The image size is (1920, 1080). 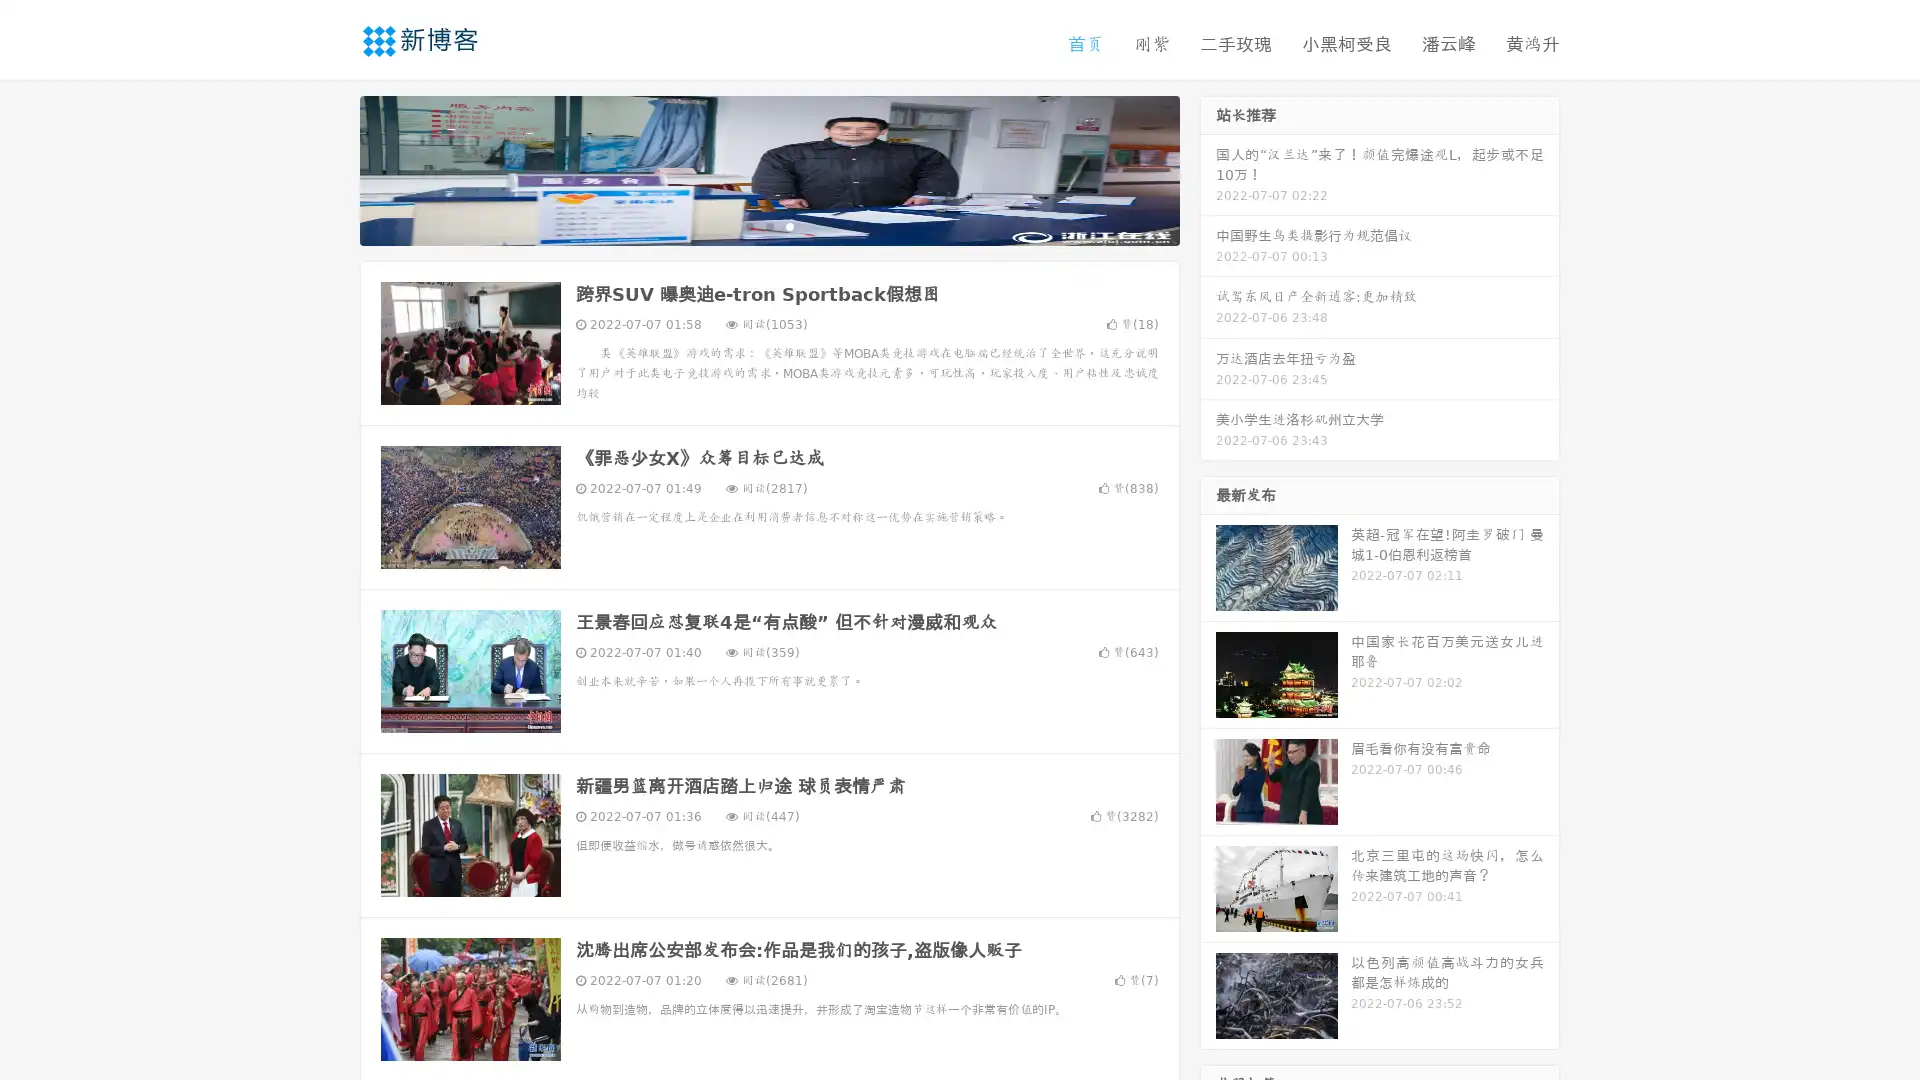 I want to click on Go to slide 2, so click(x=768, y=225).